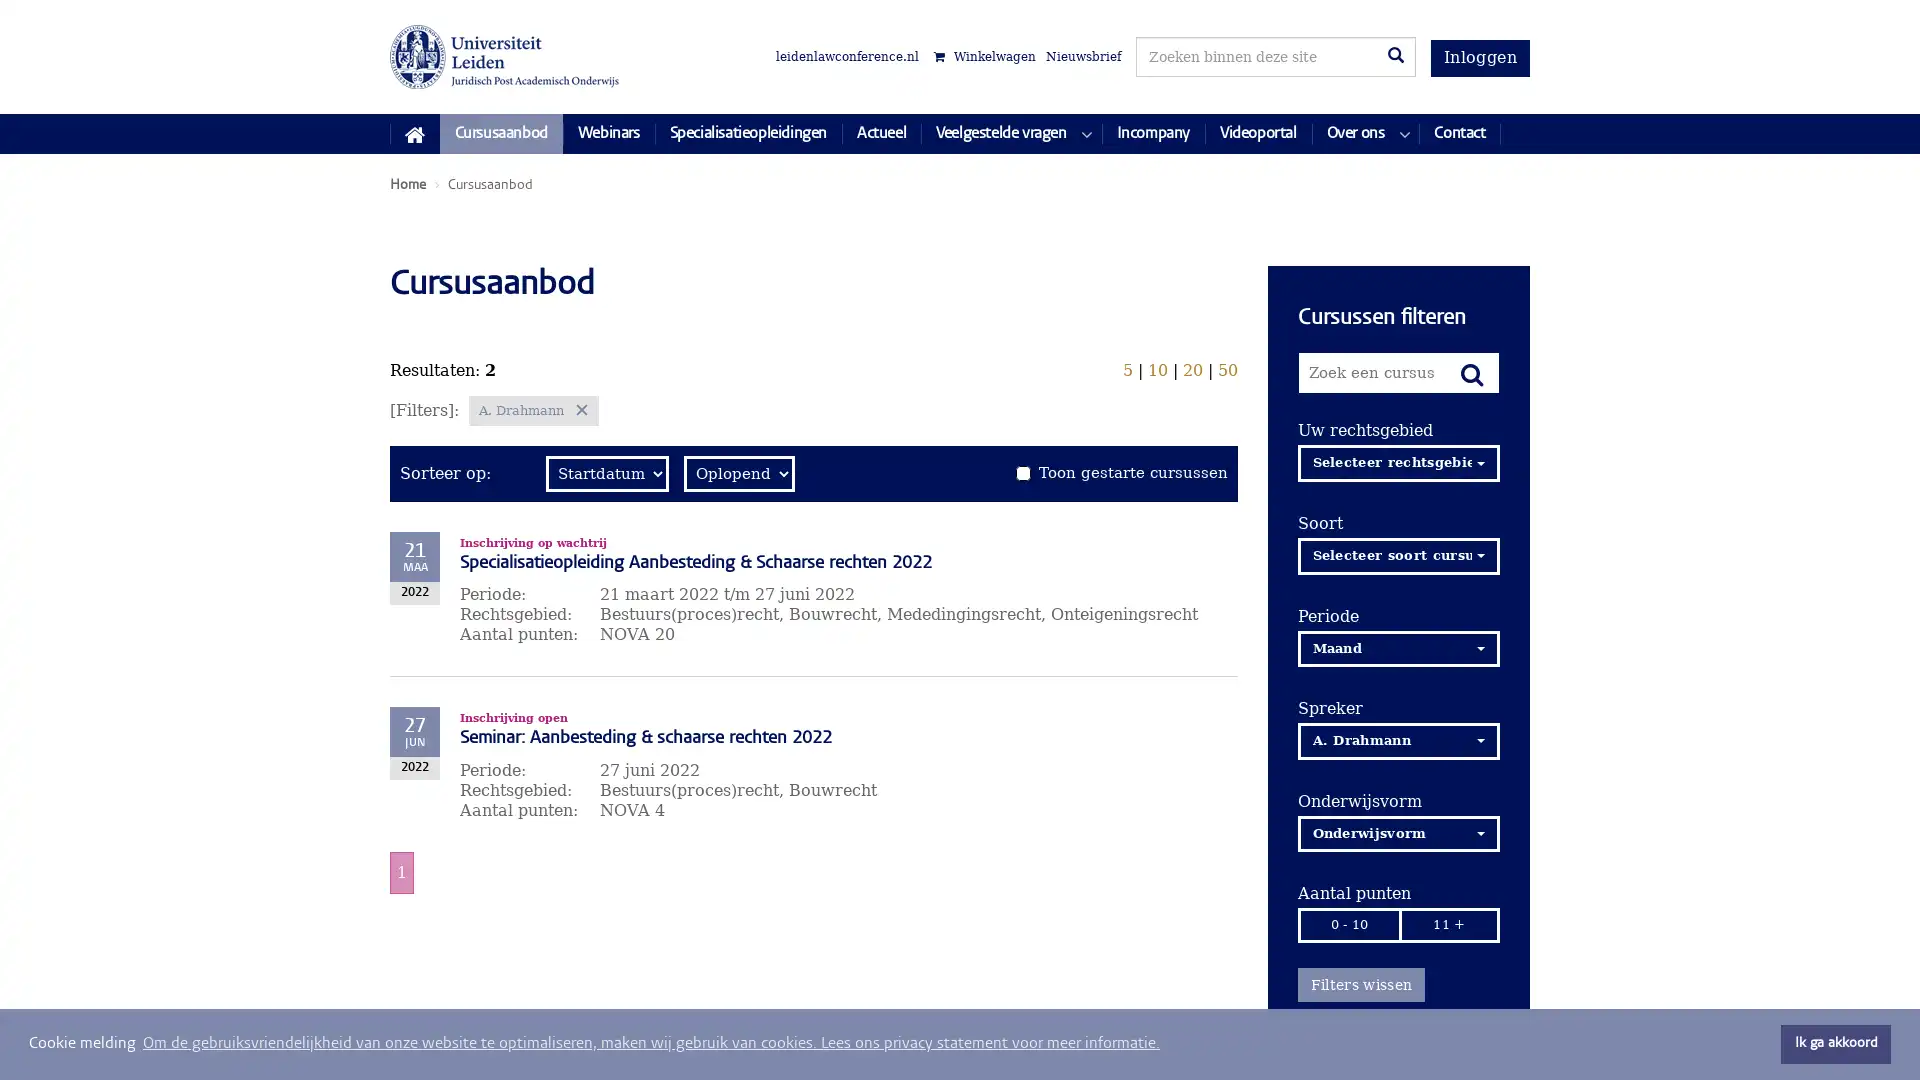  What do you see at coordinates (1397, 648) in the screenshot?
I see `Maand` at bounding box center [1397, 648].